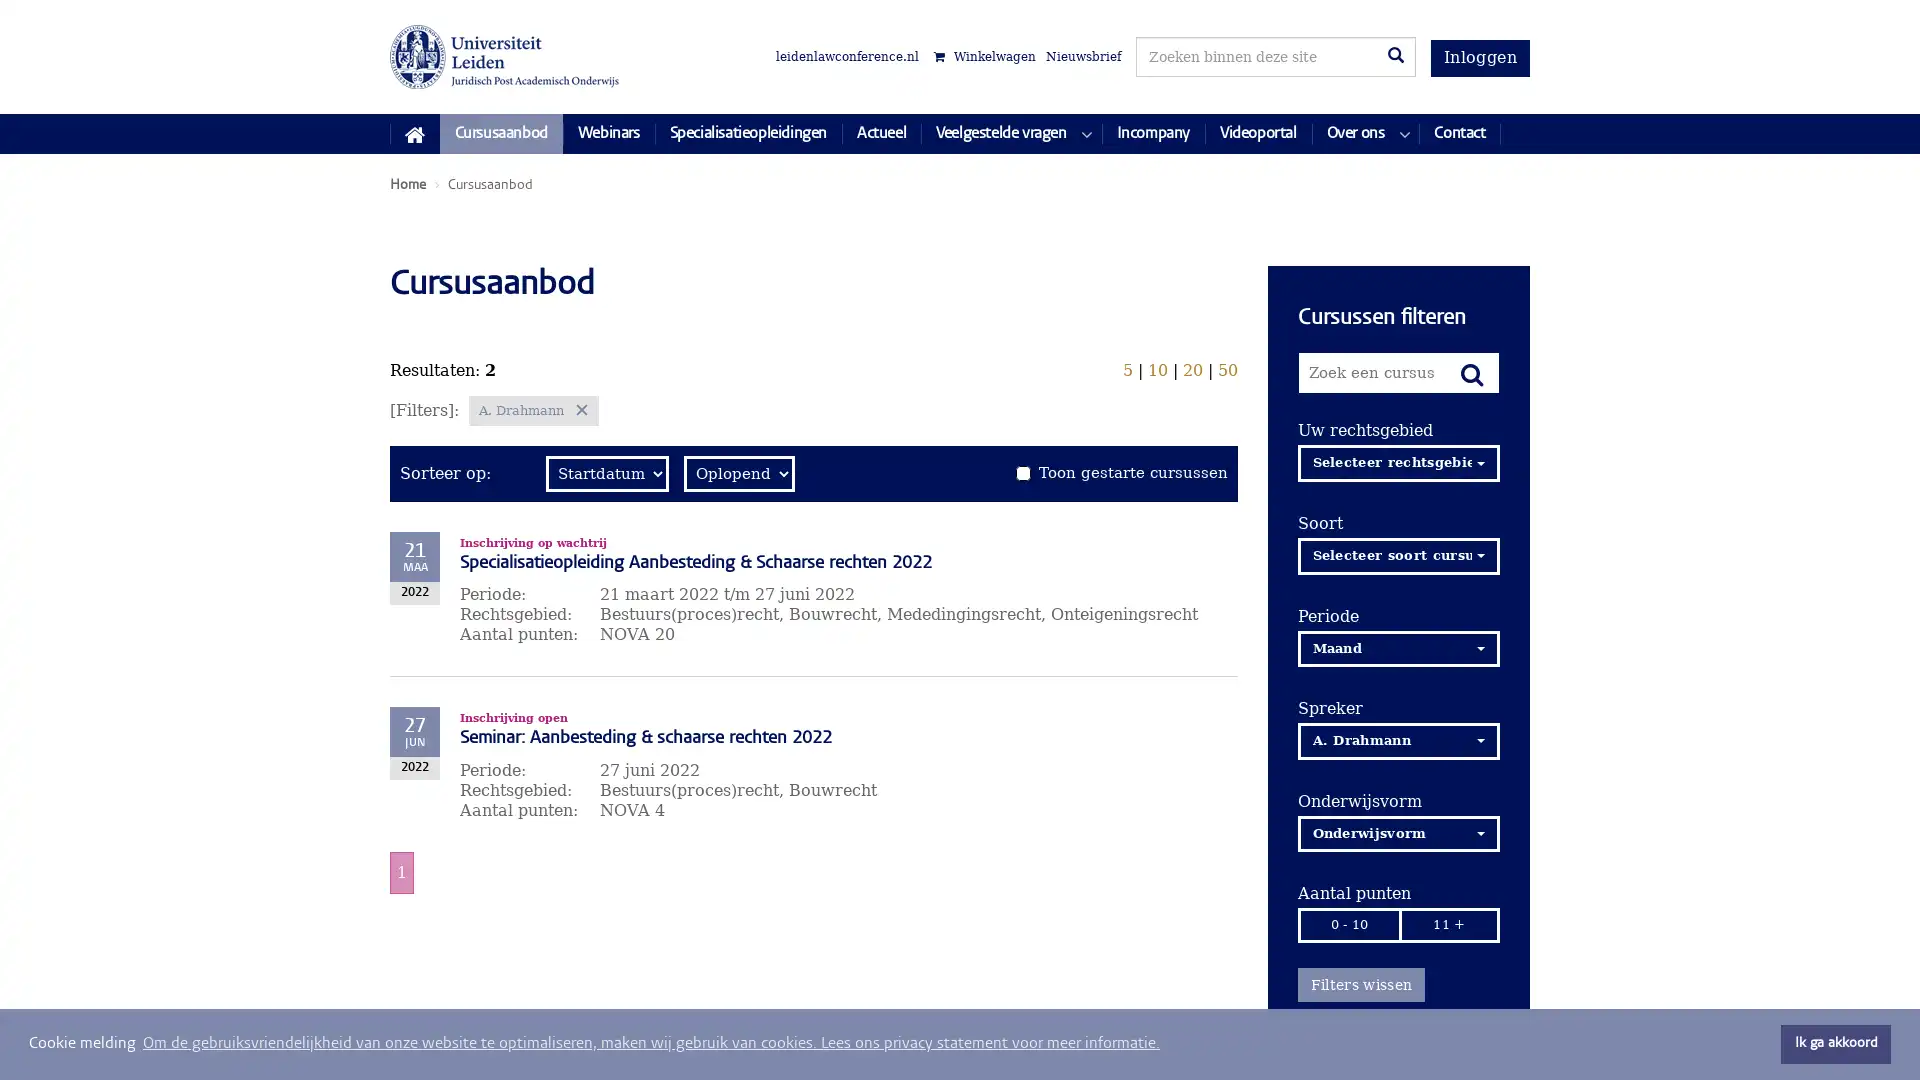  What do you see at coordinates (1397, 648) in the screenshot?
I see `Maand` at bounding box center [1397, 648].